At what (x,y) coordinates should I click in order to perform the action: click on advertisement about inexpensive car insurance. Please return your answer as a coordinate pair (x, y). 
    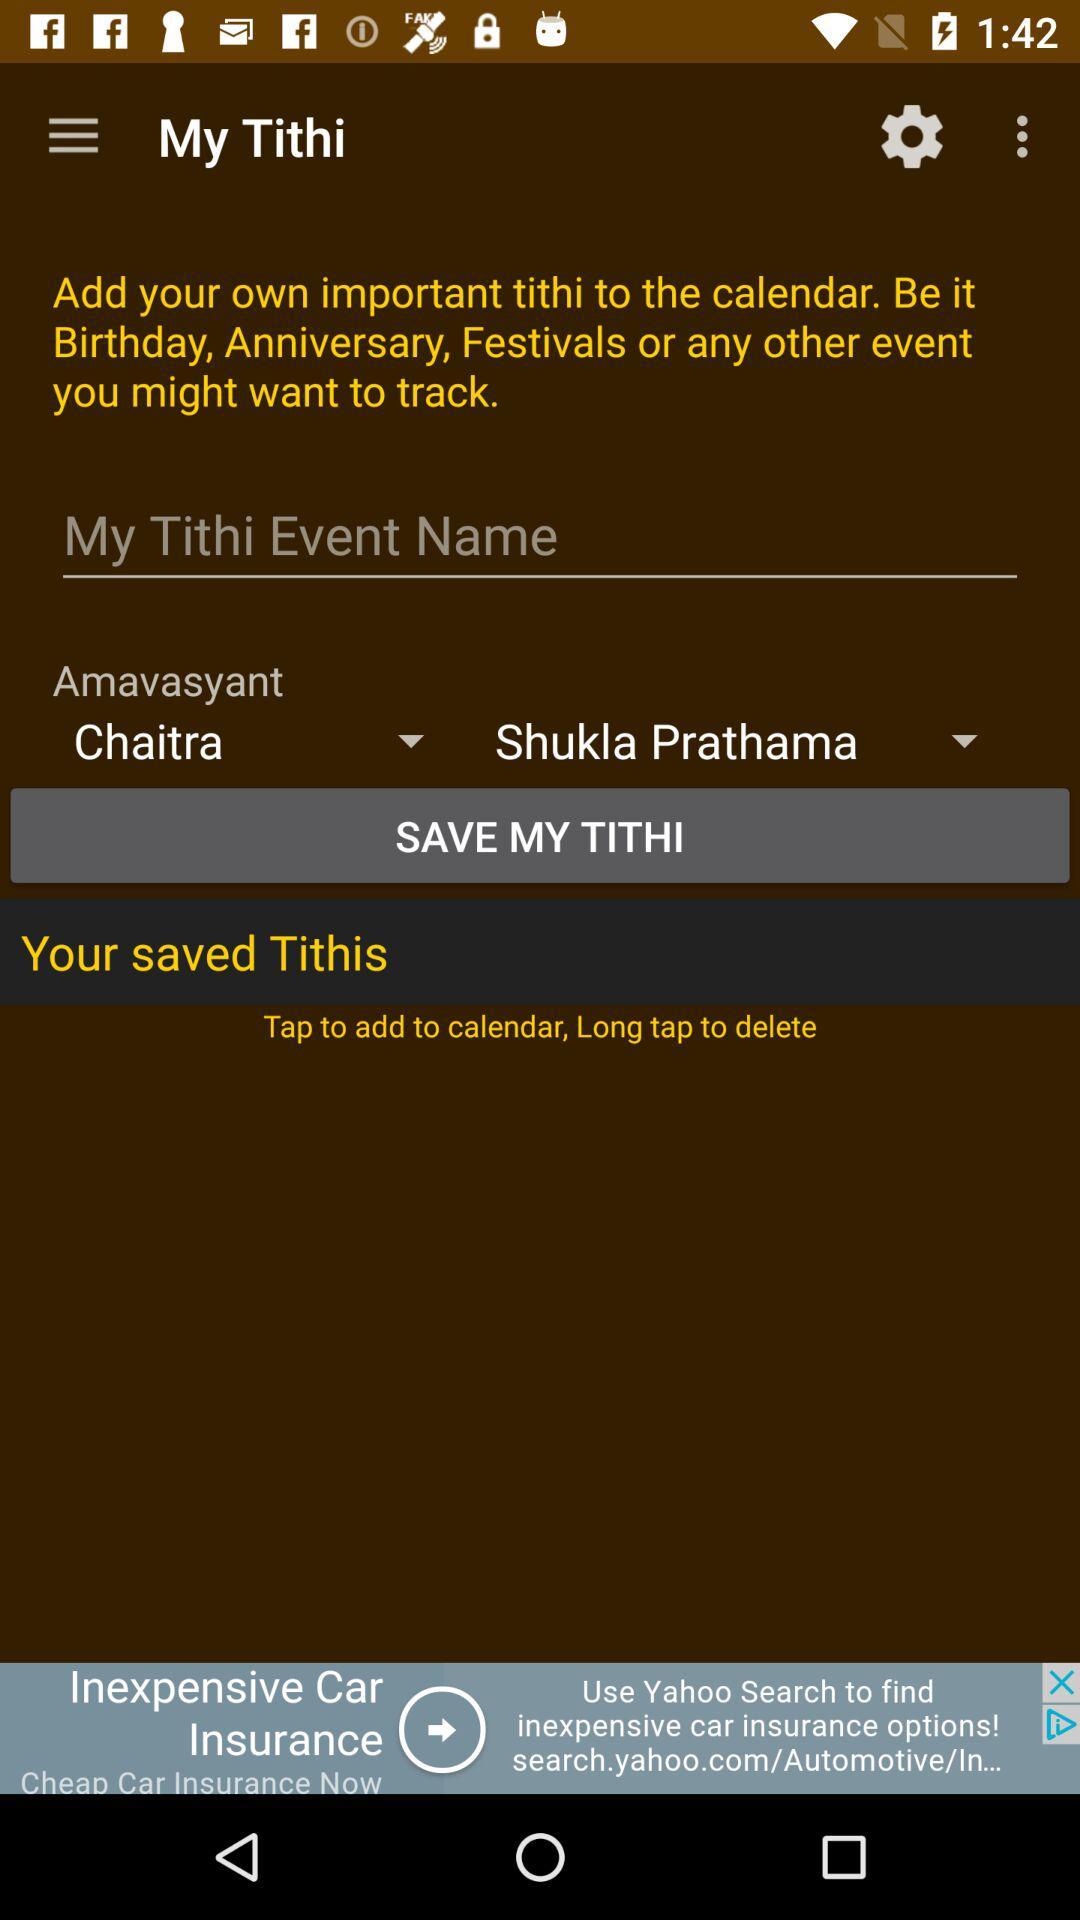
    Looking at the image, I should click on (540, 1727).